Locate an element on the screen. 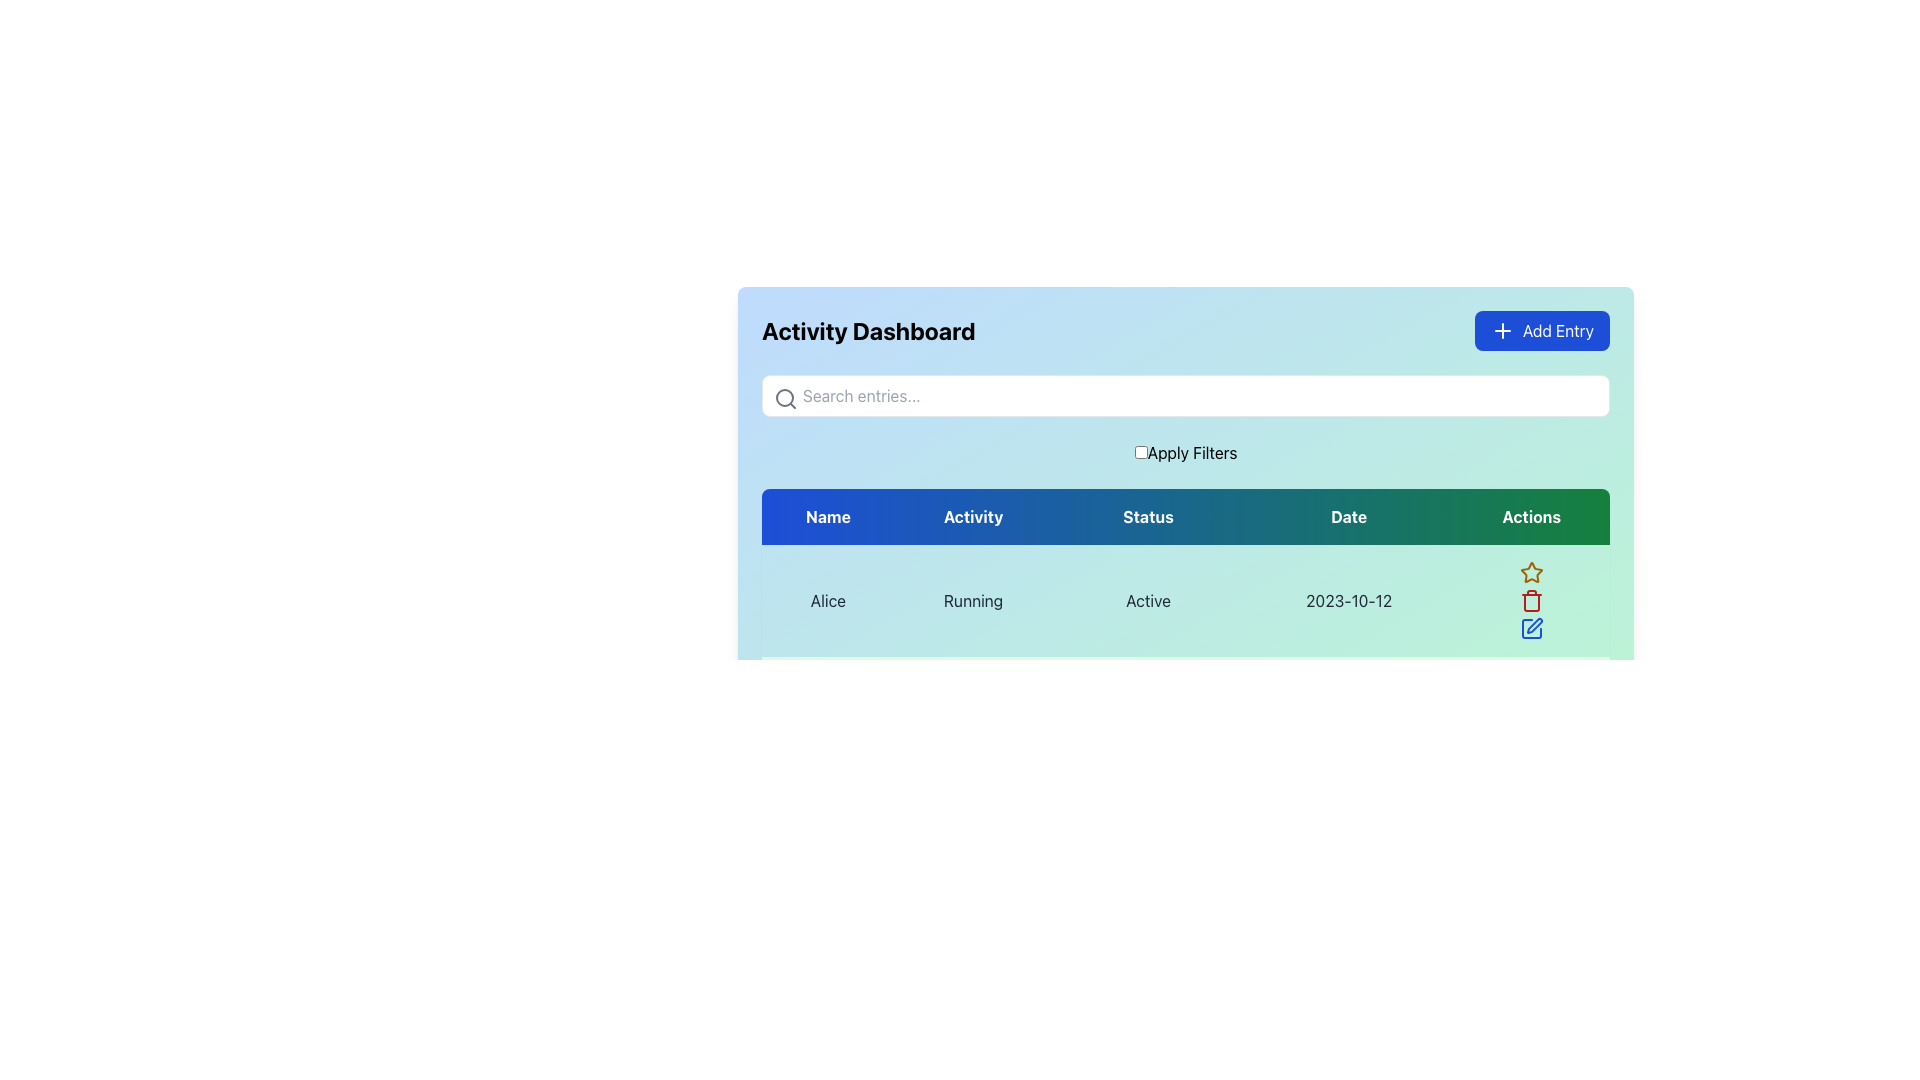 This screenshot has height=1080, width=1920. the text label displaying 'Actions' in white color with a green background, located at the top-right quadrant of the layout in the table header row is located at coordinates (1530, 515).